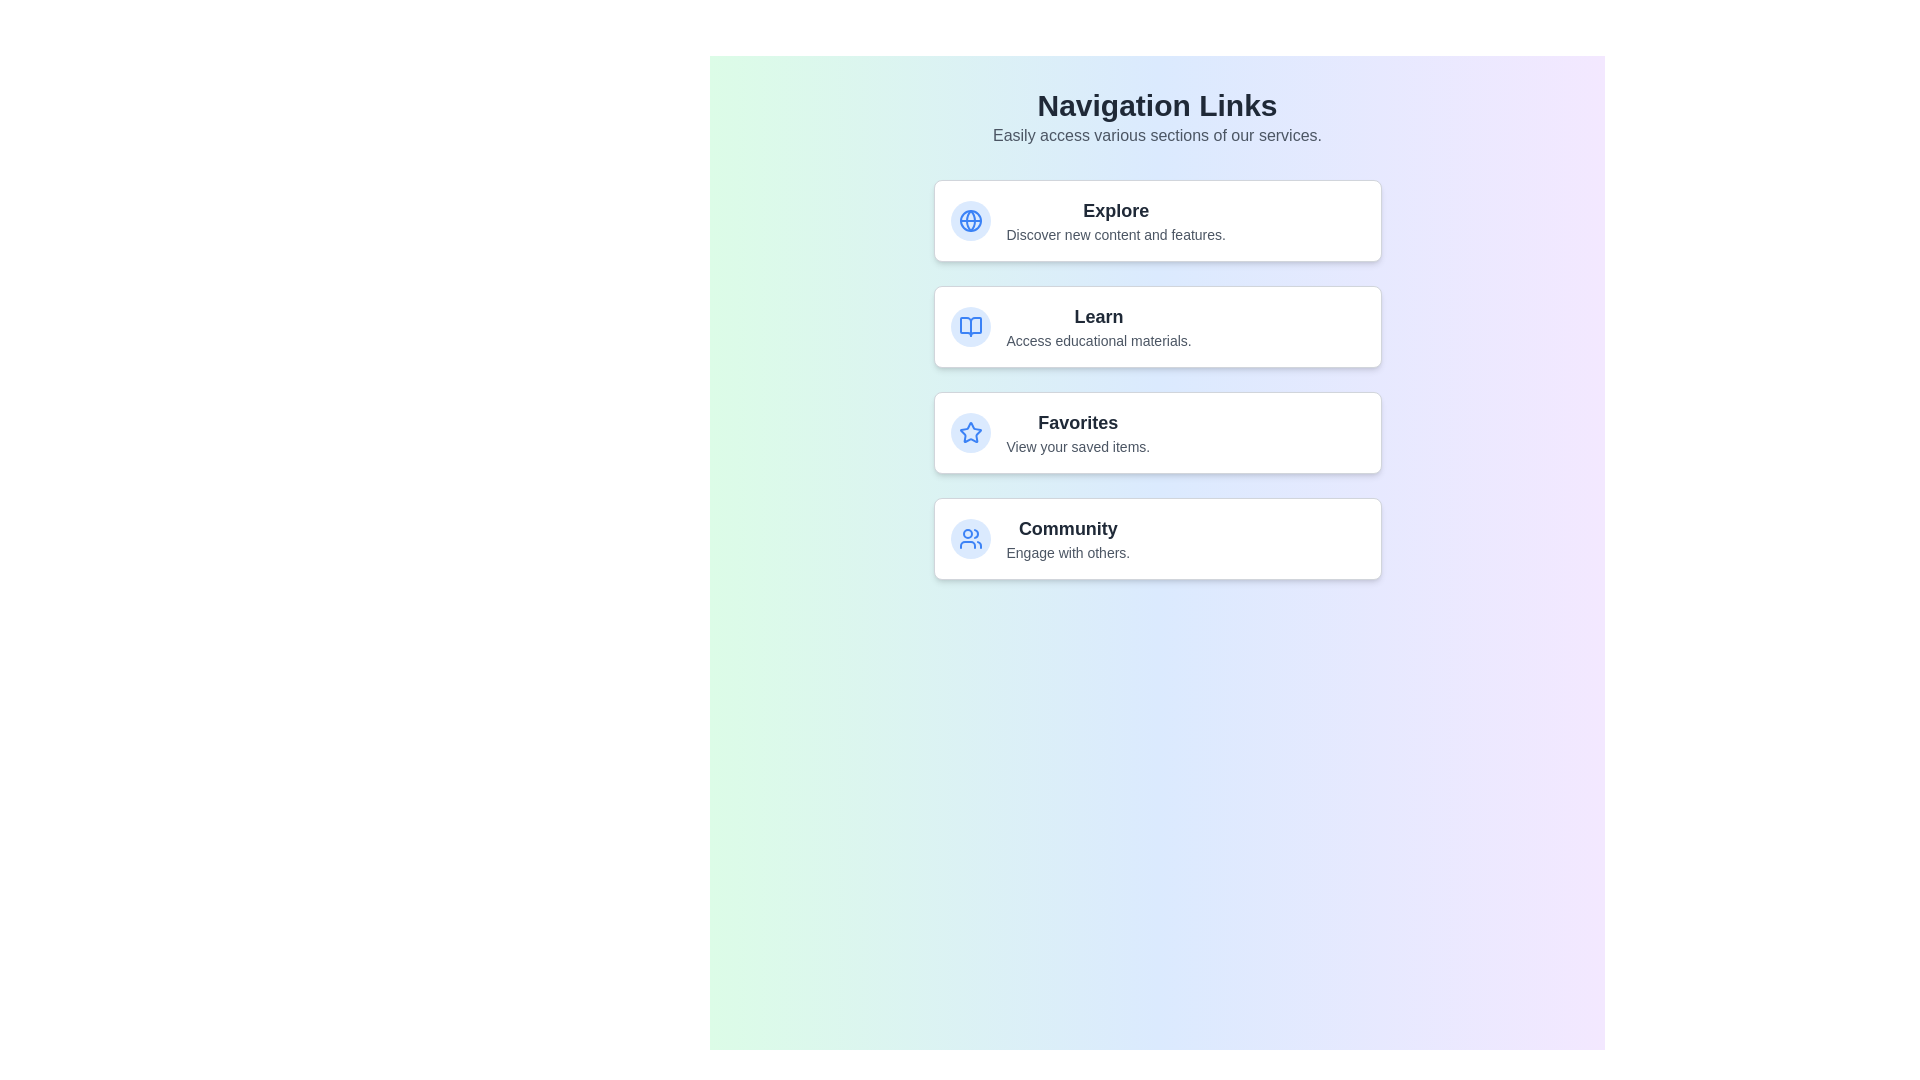  Describe the element at coordinates (1067, 538) in the screenshot. I see `the 'Community' navigation link within the fourth interactive card` at that location.